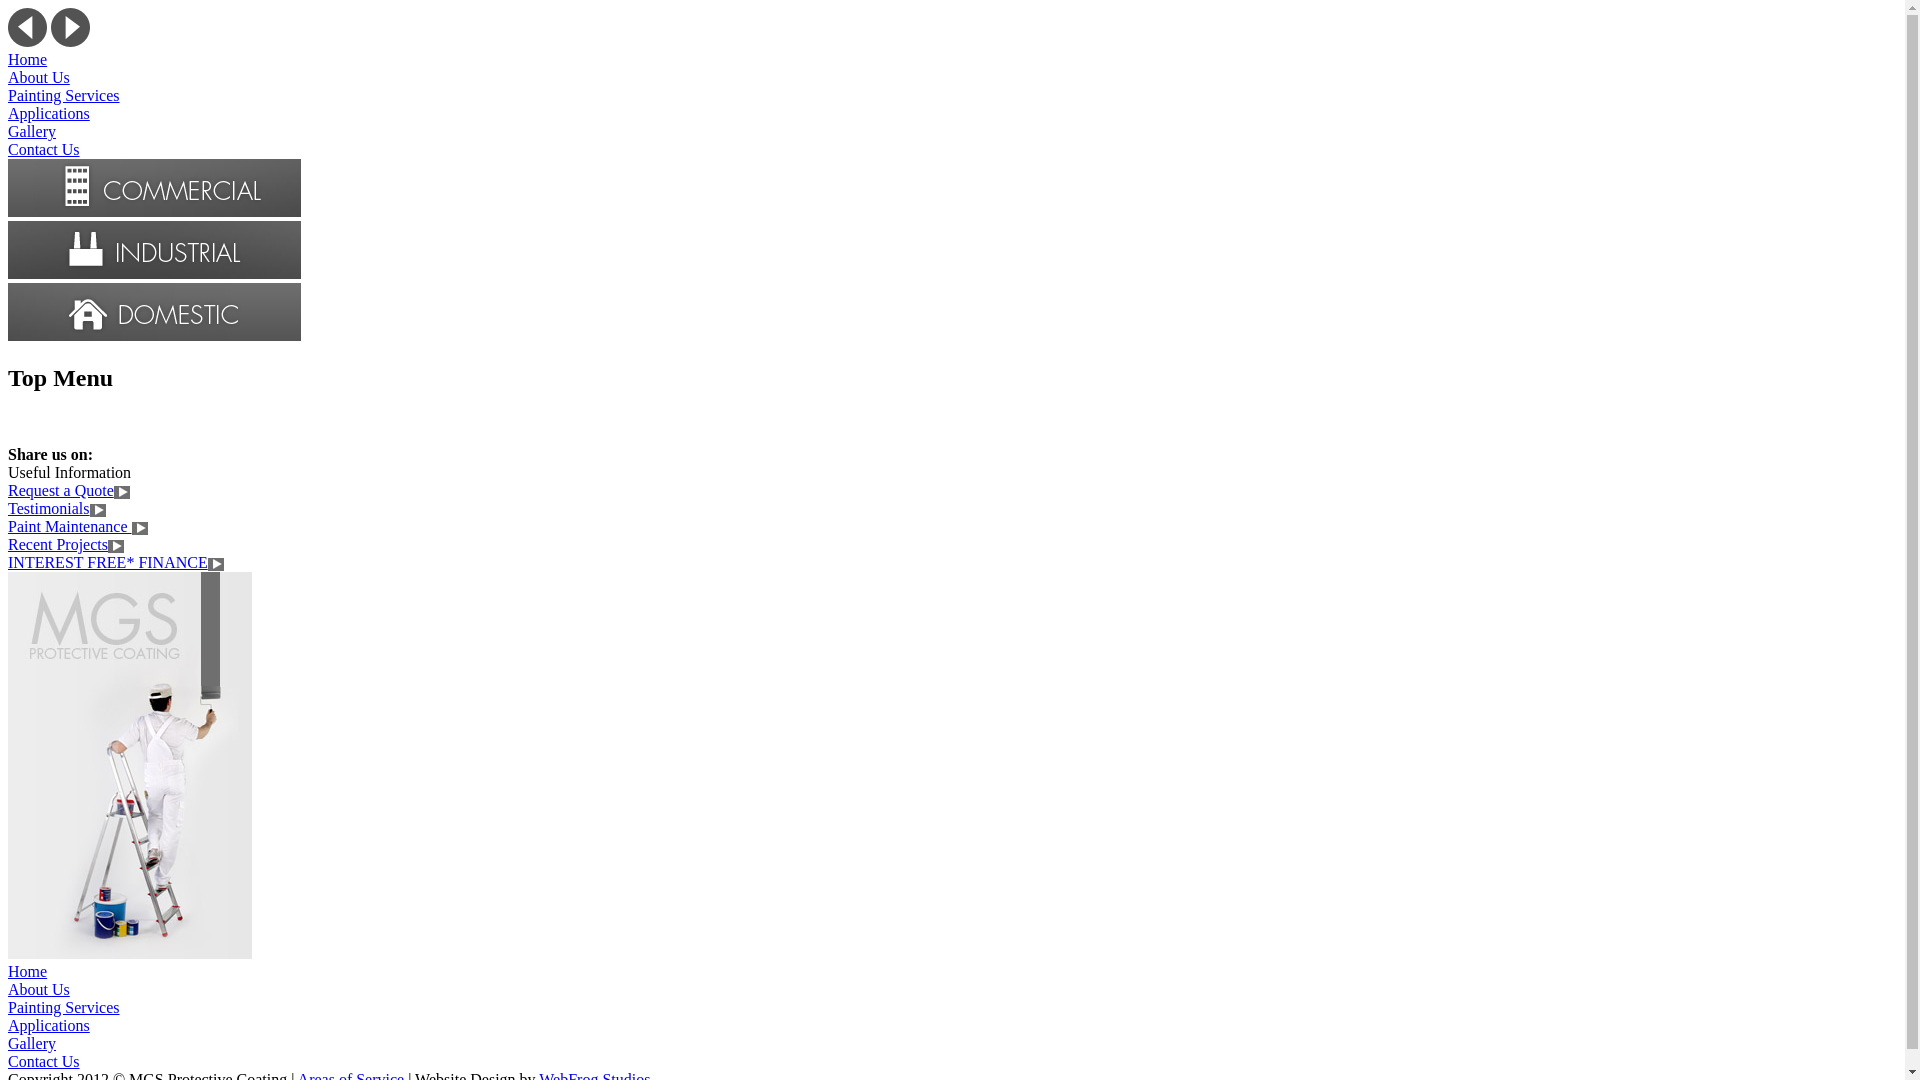  I want to click on 'Applications', so click(48, 1025).